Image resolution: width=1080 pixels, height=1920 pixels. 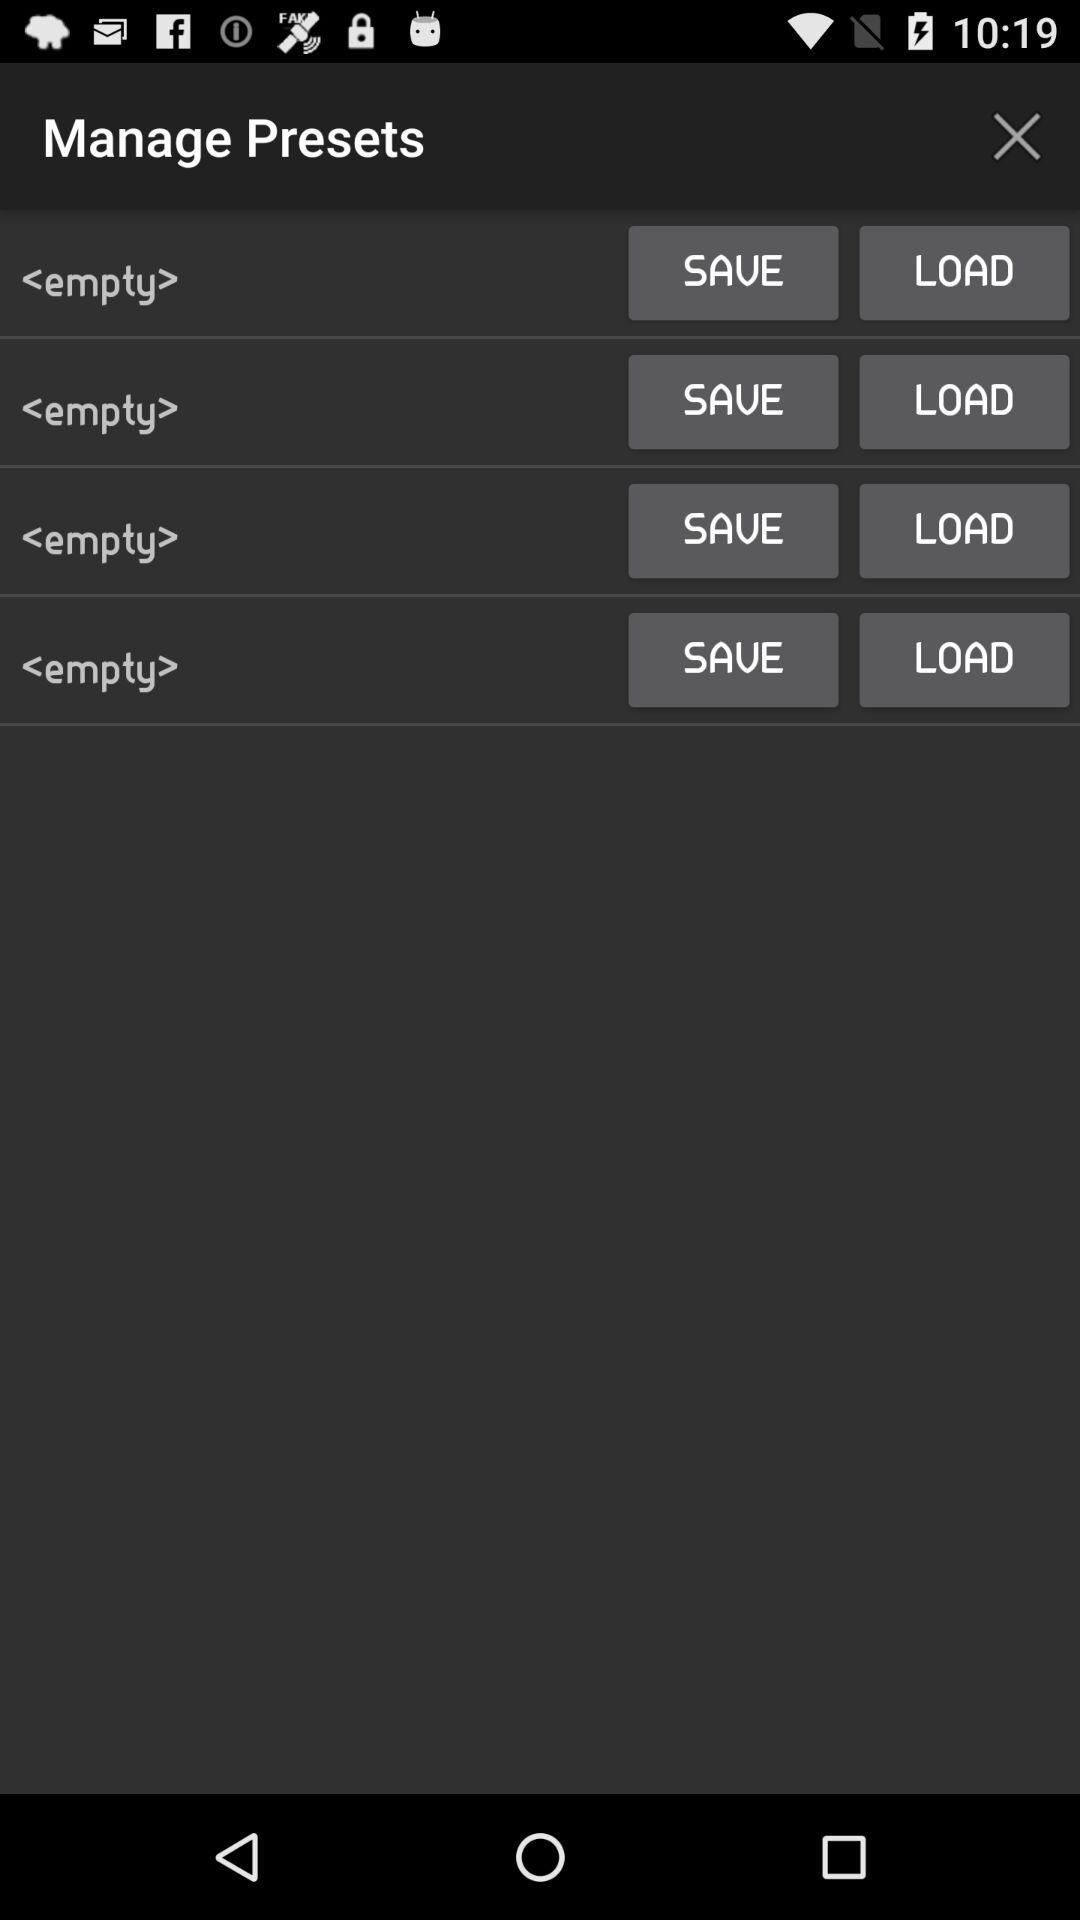 What do you see at coordinates (1017, 135) in the screenshot?
I see `the icon above the load button` at bounding box center [1017, 135].